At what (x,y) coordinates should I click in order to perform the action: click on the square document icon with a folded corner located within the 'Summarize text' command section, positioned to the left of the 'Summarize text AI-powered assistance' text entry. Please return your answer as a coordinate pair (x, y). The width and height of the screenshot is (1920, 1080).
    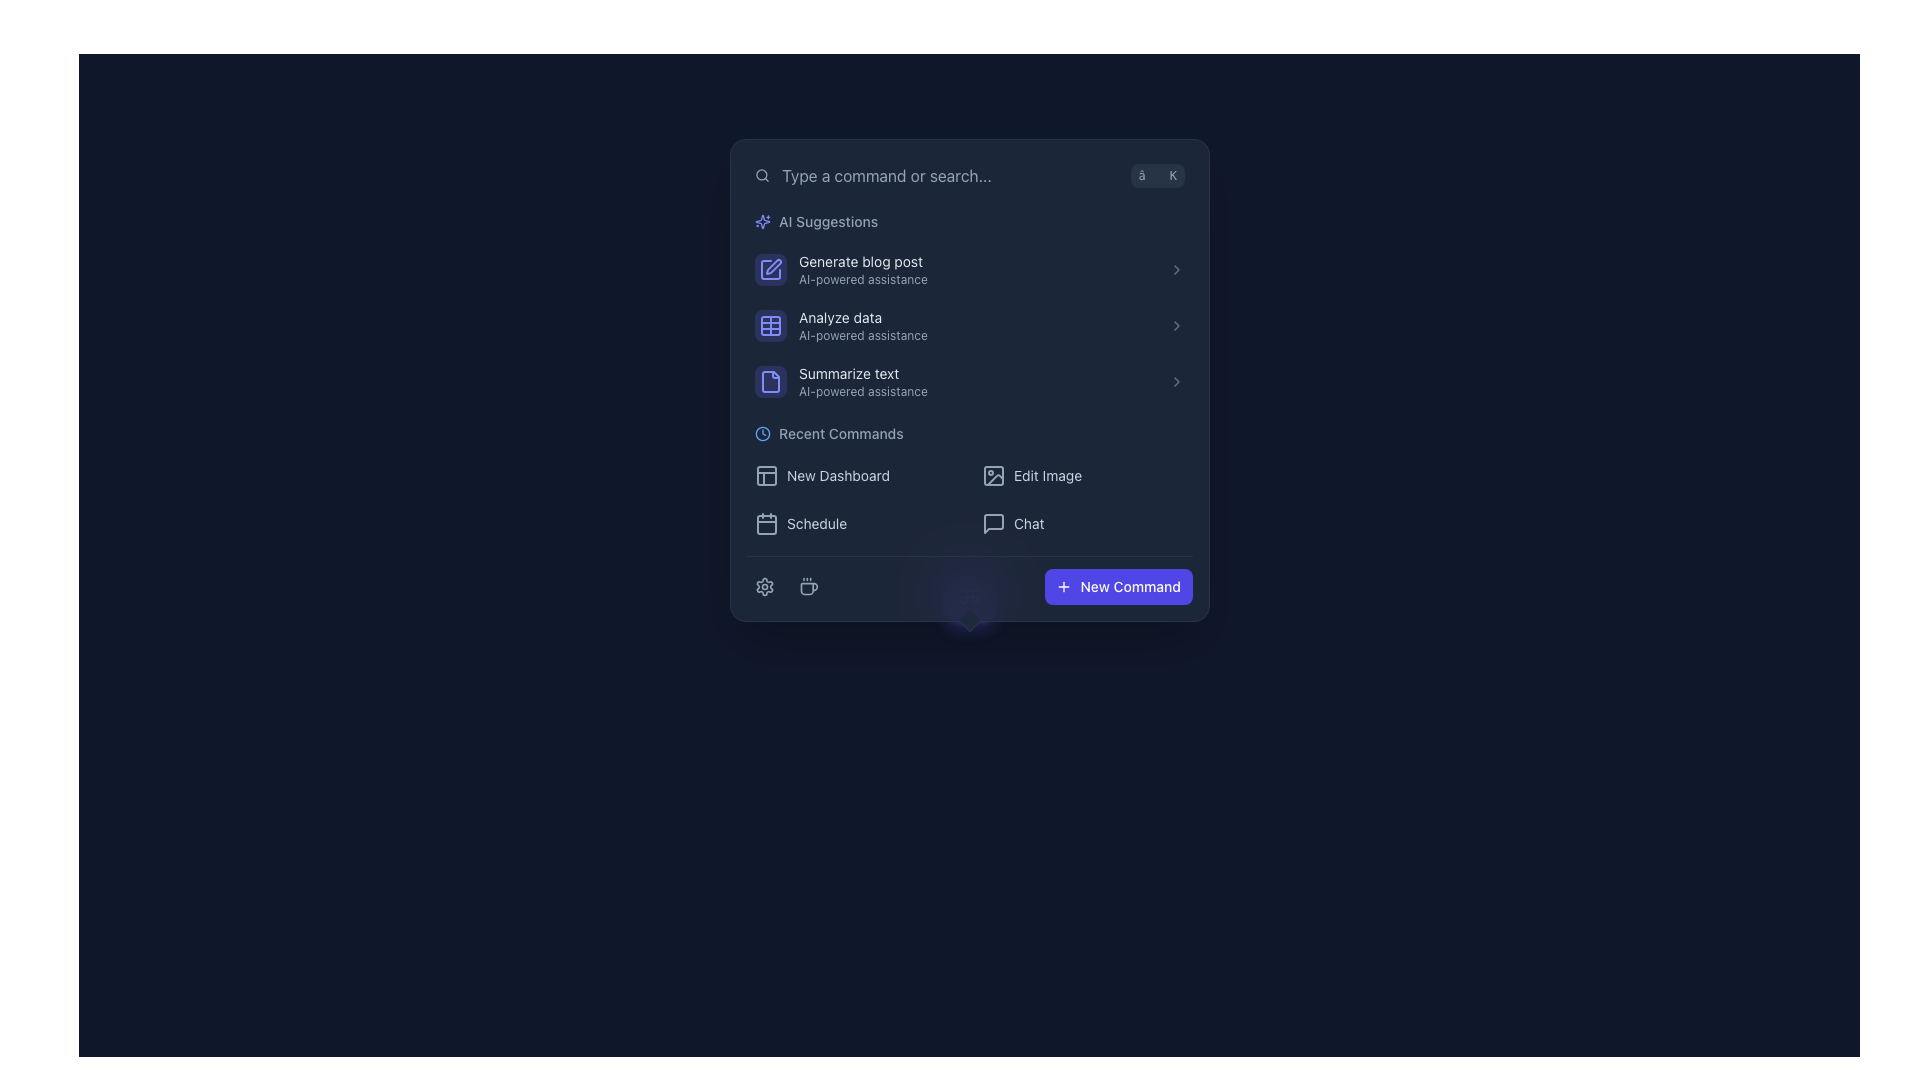
    Looking at the image, I should click on (769, 381).